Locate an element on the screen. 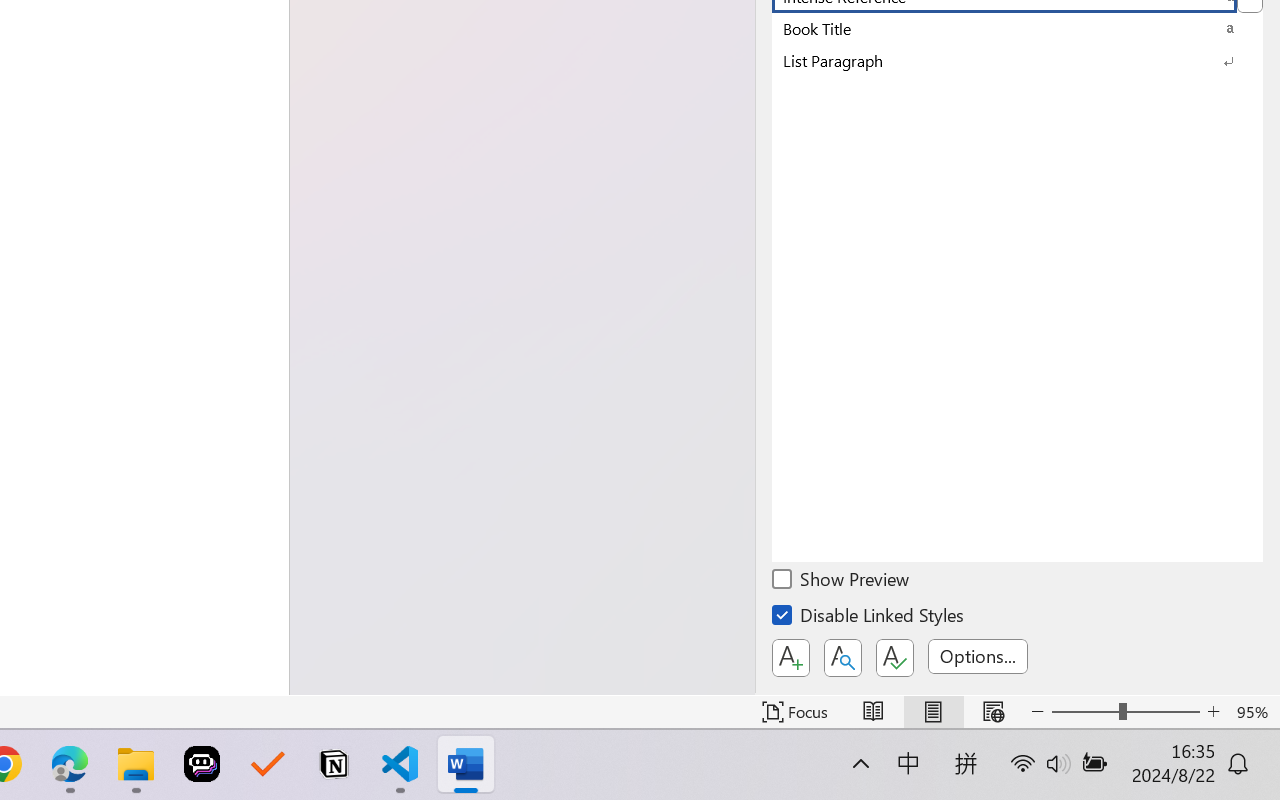 Image resolution: width=1280 pixels, height=800 pixels. 'Show Preview' is located at coordinates (842, 581).